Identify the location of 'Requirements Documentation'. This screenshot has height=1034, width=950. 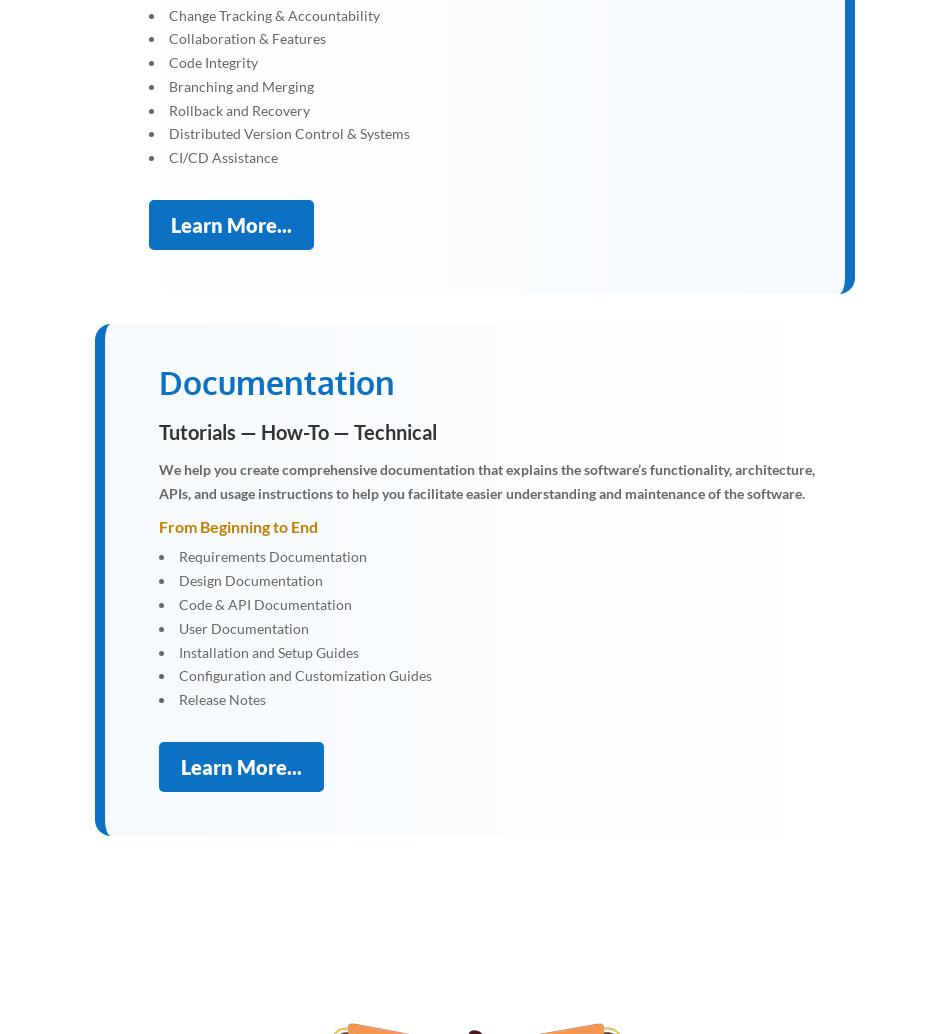
(272, 556).